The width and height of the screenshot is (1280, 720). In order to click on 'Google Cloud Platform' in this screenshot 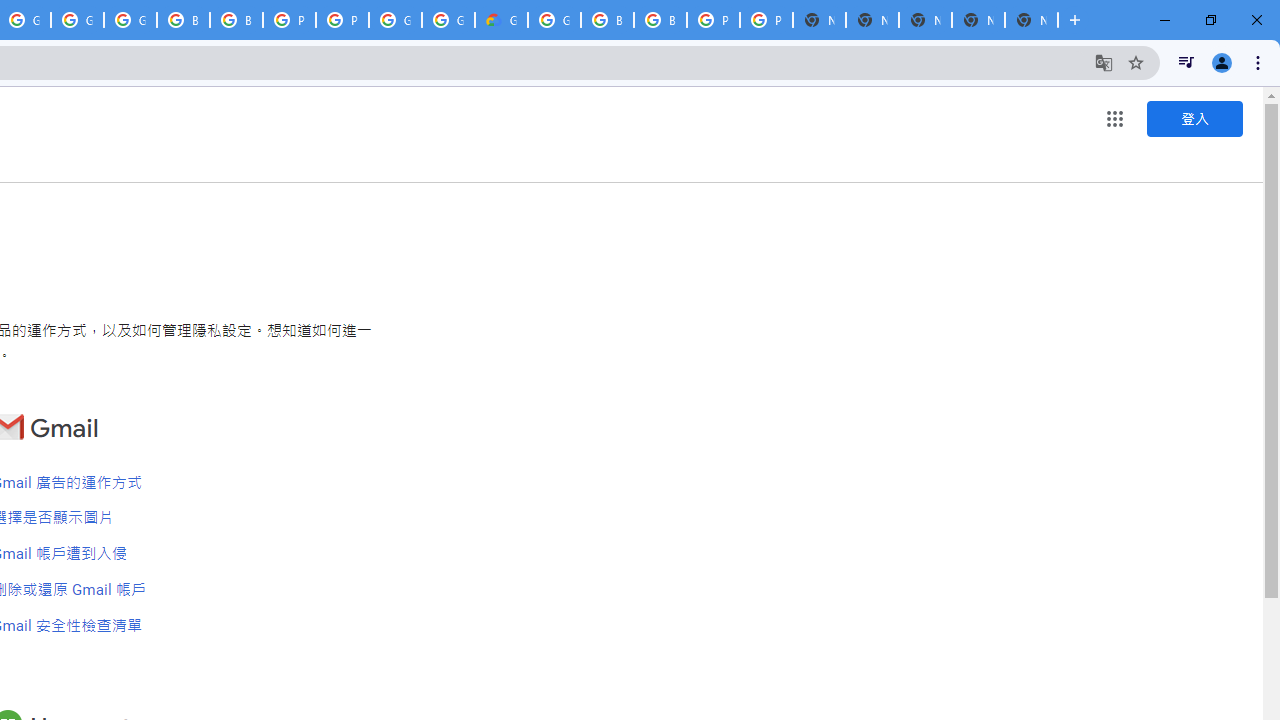, I will do `click(395, 20)`.